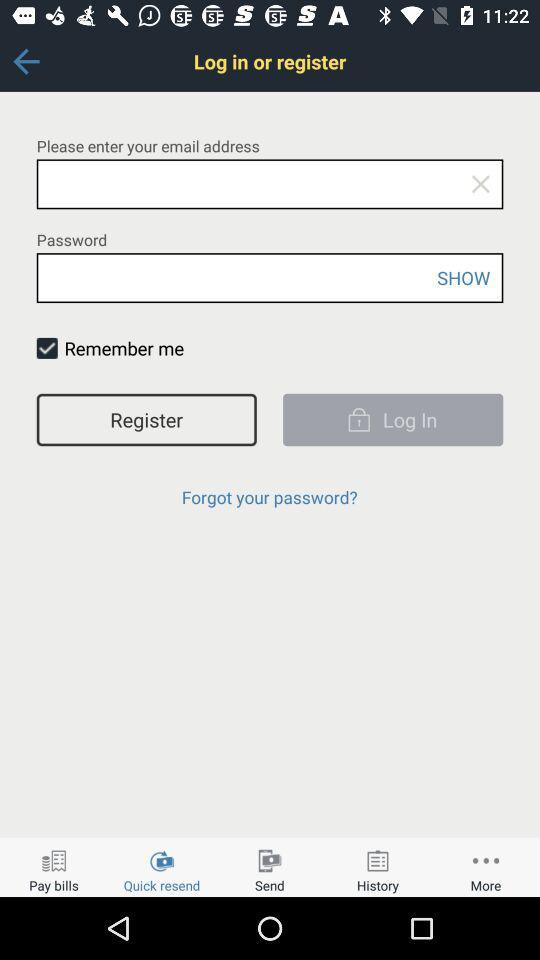  Describe the element at coordinates (47, 348) in the screenshot. I see `item to the left of the remember me` at that location.